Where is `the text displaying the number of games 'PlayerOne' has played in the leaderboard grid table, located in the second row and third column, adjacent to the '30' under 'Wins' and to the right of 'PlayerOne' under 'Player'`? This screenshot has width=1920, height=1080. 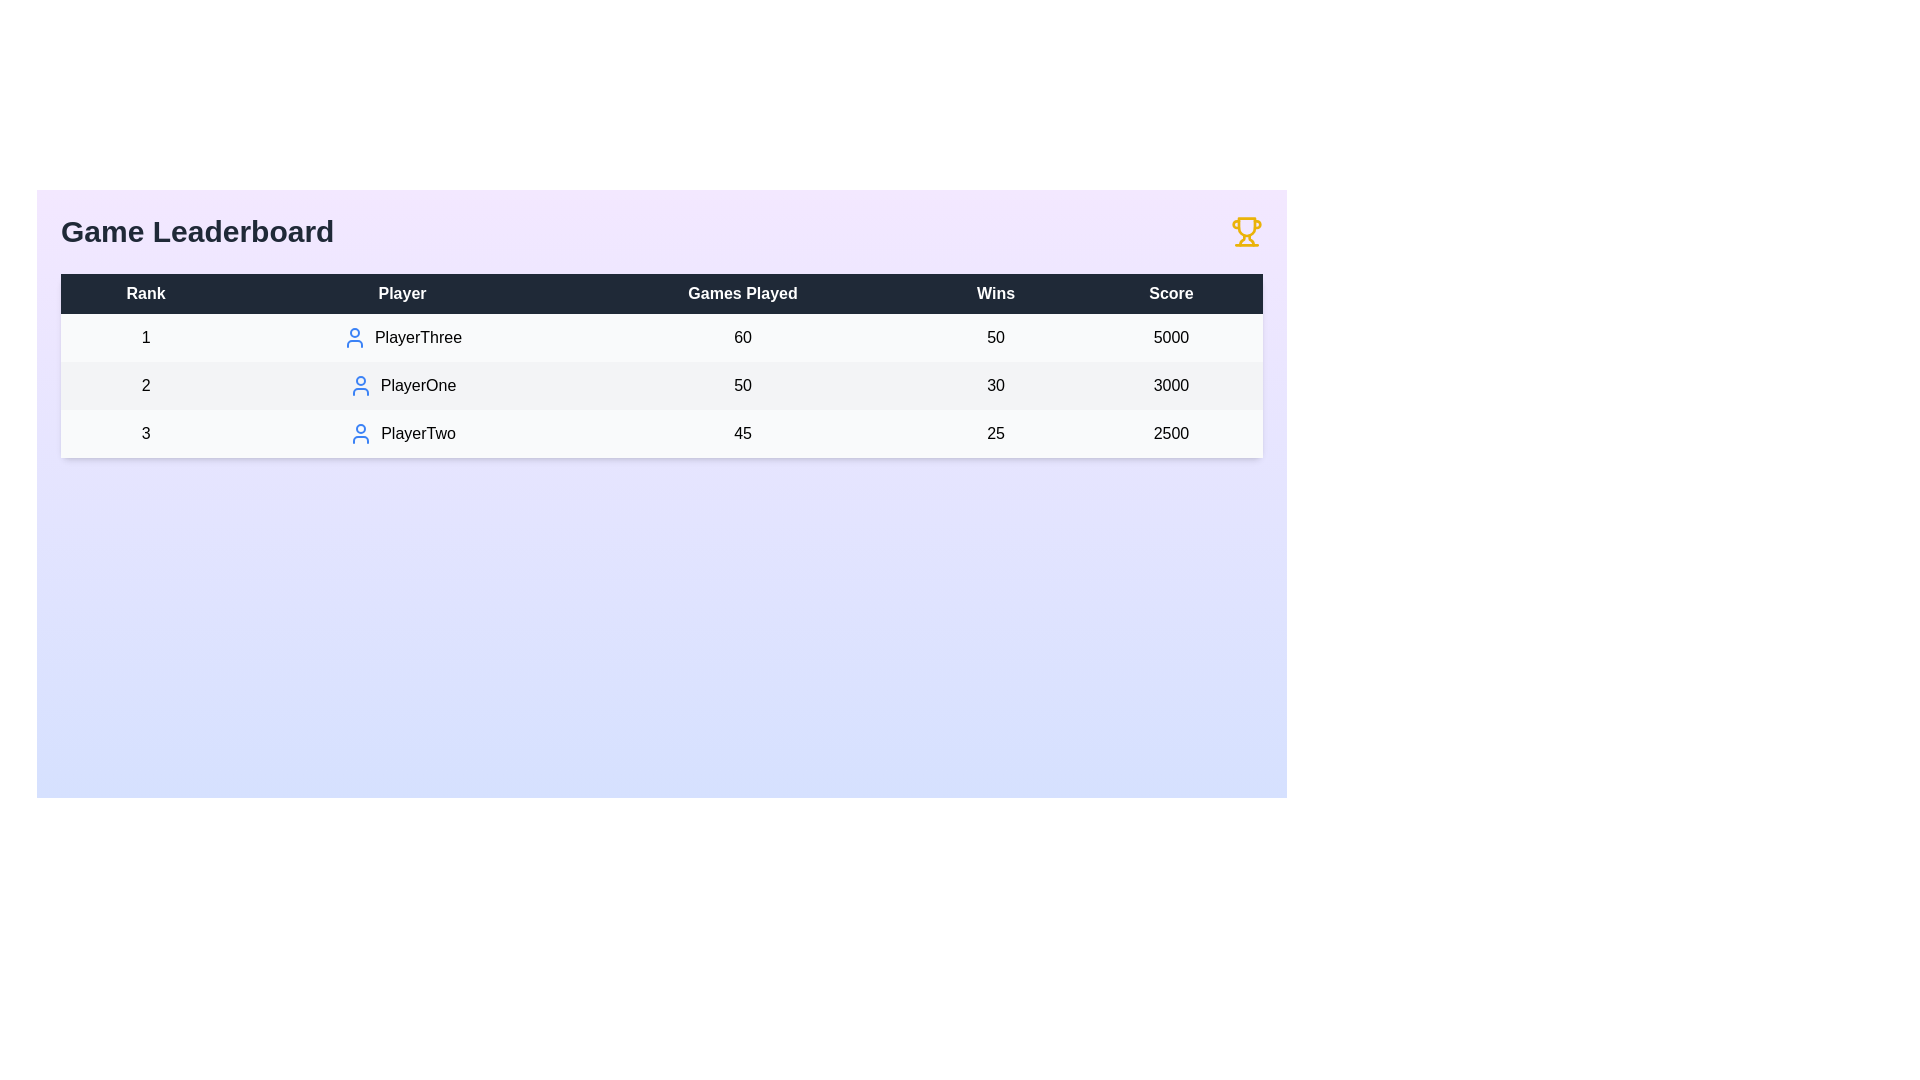
the text displaying the number of games 'PlayerOne' has played in the leaderboard grid table, located in the second row and third column, adjacent to the '30' under 'Wins' and to the right of 'PlayerOne' under 'Player' is located at coordinates (742, 385).